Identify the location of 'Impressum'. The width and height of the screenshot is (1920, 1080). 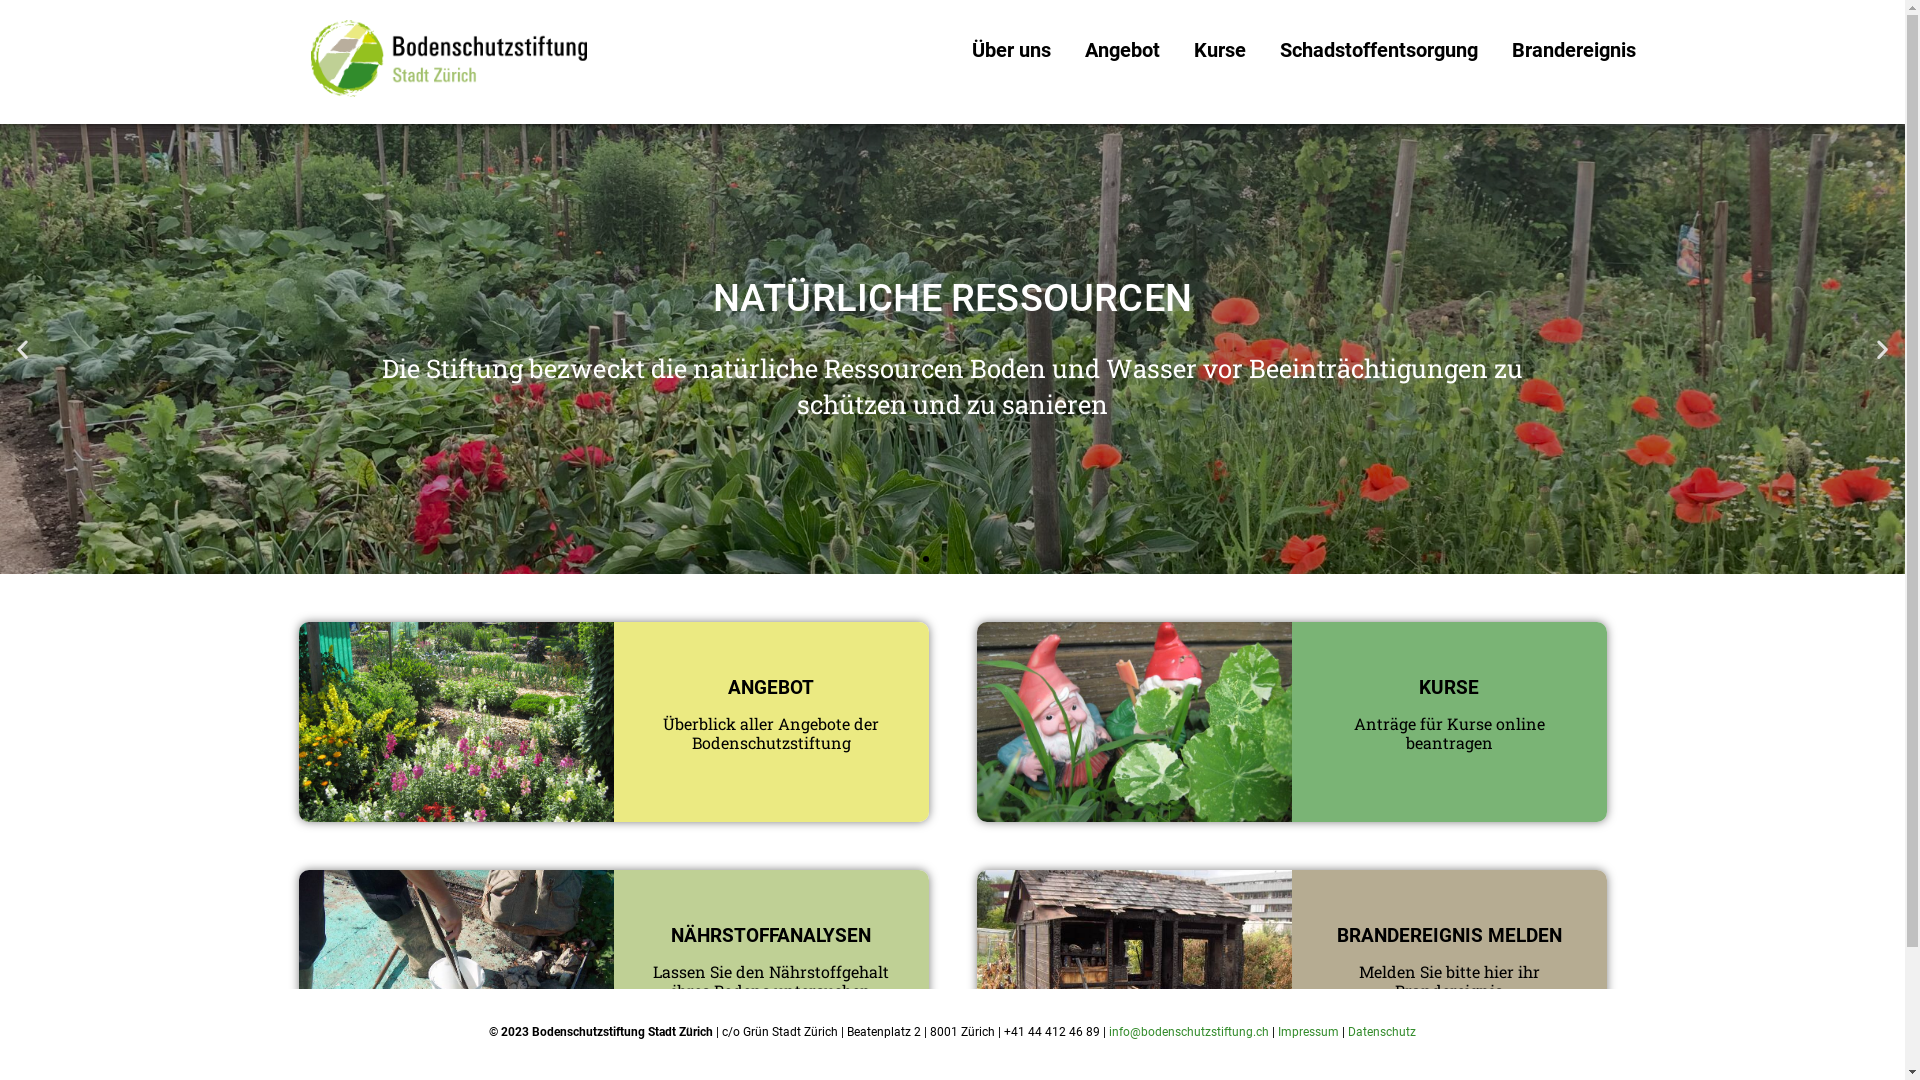
(1308, 1032).